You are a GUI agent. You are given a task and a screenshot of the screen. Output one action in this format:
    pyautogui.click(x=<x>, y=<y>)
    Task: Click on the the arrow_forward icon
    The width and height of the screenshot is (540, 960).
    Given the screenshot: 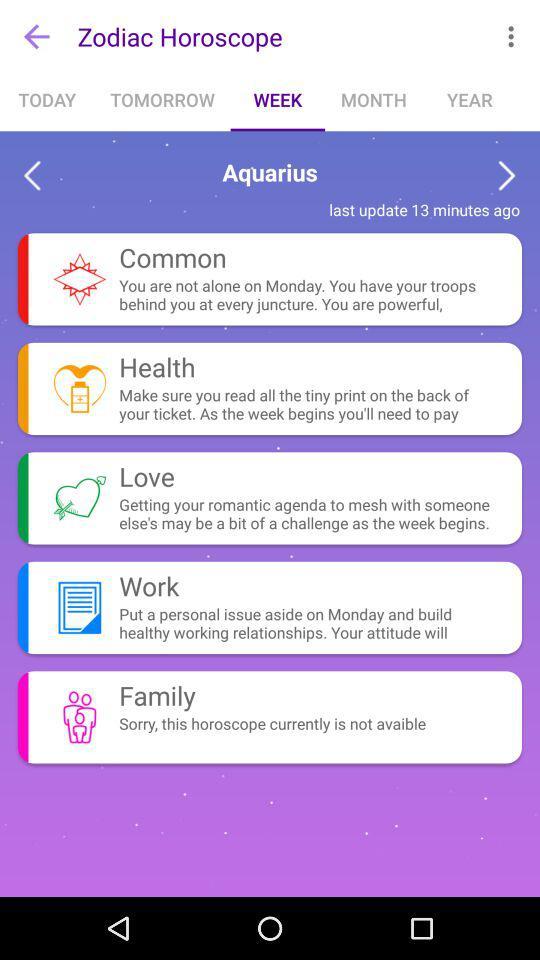 What is the action you would take?
    pyautogui.click(x=507, y=175)
    